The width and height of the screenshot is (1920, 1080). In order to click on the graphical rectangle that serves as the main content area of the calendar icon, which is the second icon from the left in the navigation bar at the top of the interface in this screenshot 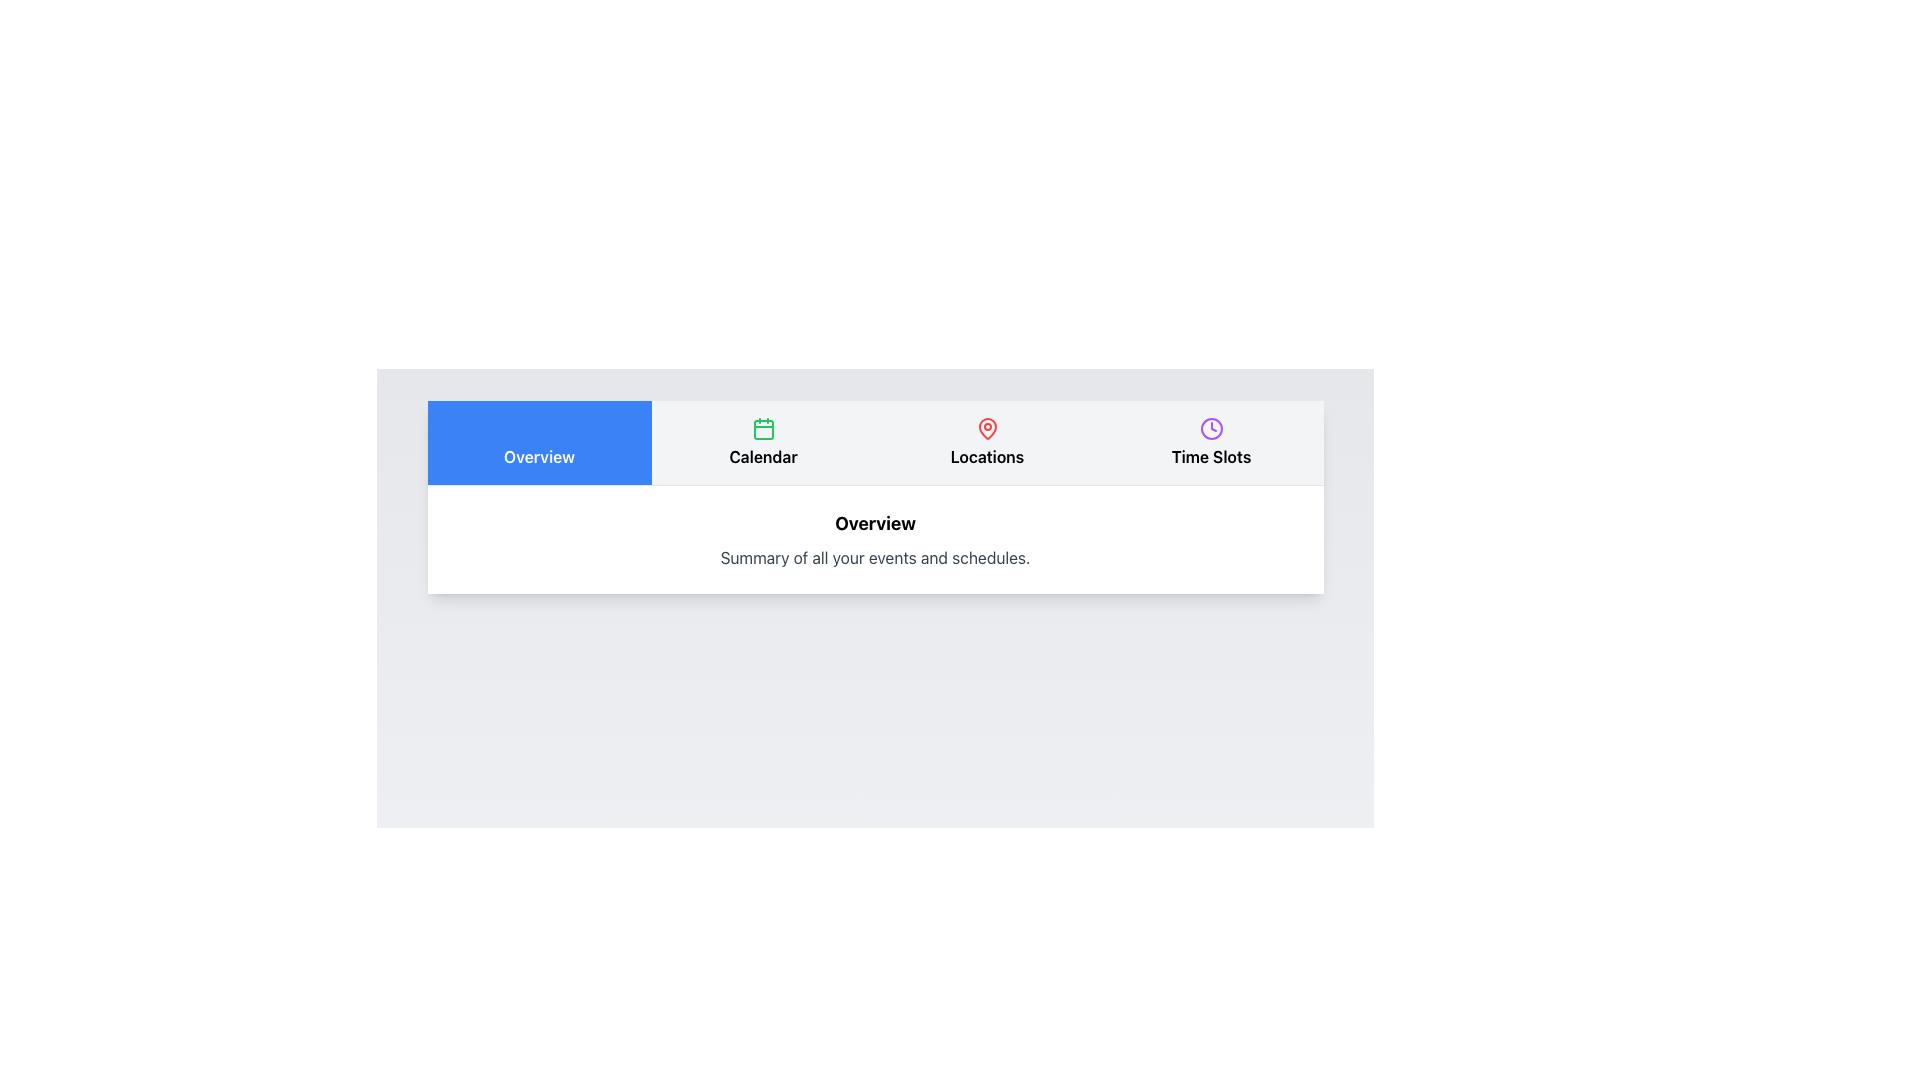, I will do `click(762, 428)`.